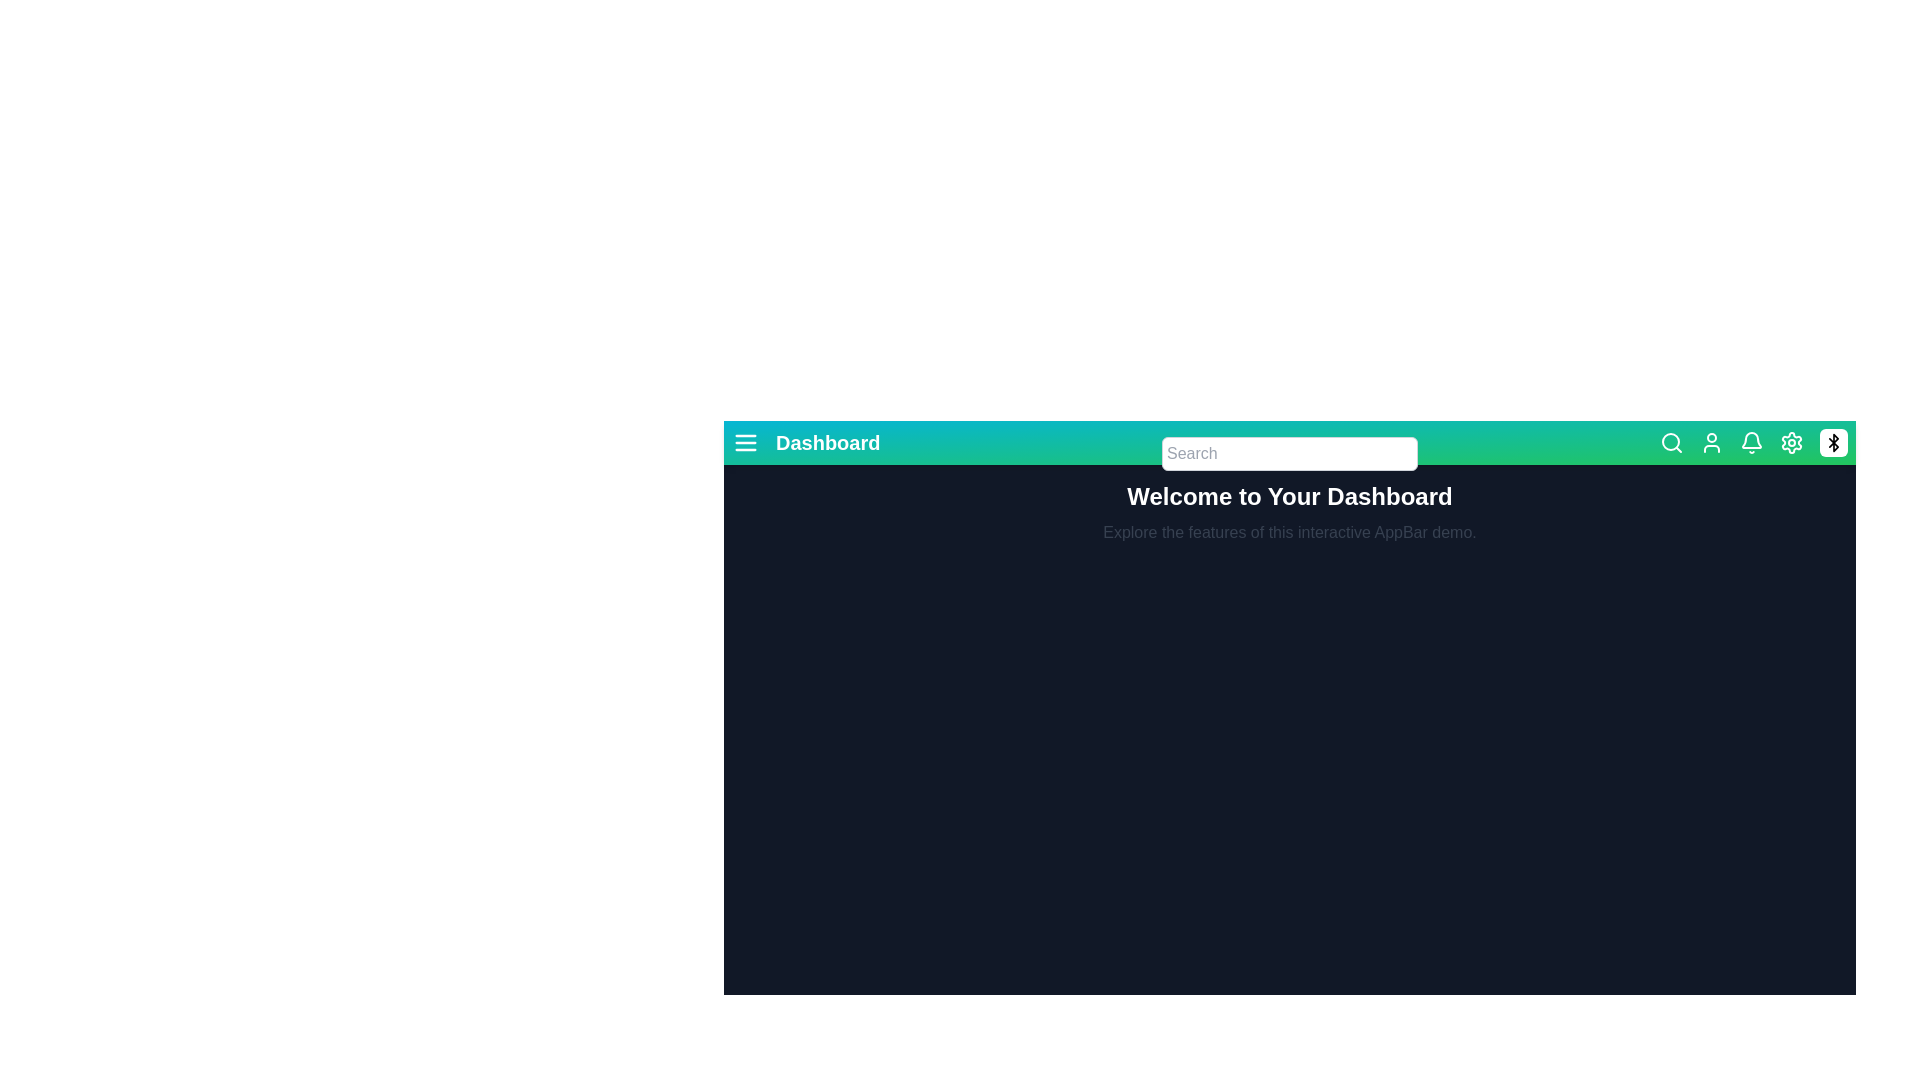  Describe the element at coordinates (1751, 442) in the screenshot. I see `the bell icon to interact with notifications` at that location.